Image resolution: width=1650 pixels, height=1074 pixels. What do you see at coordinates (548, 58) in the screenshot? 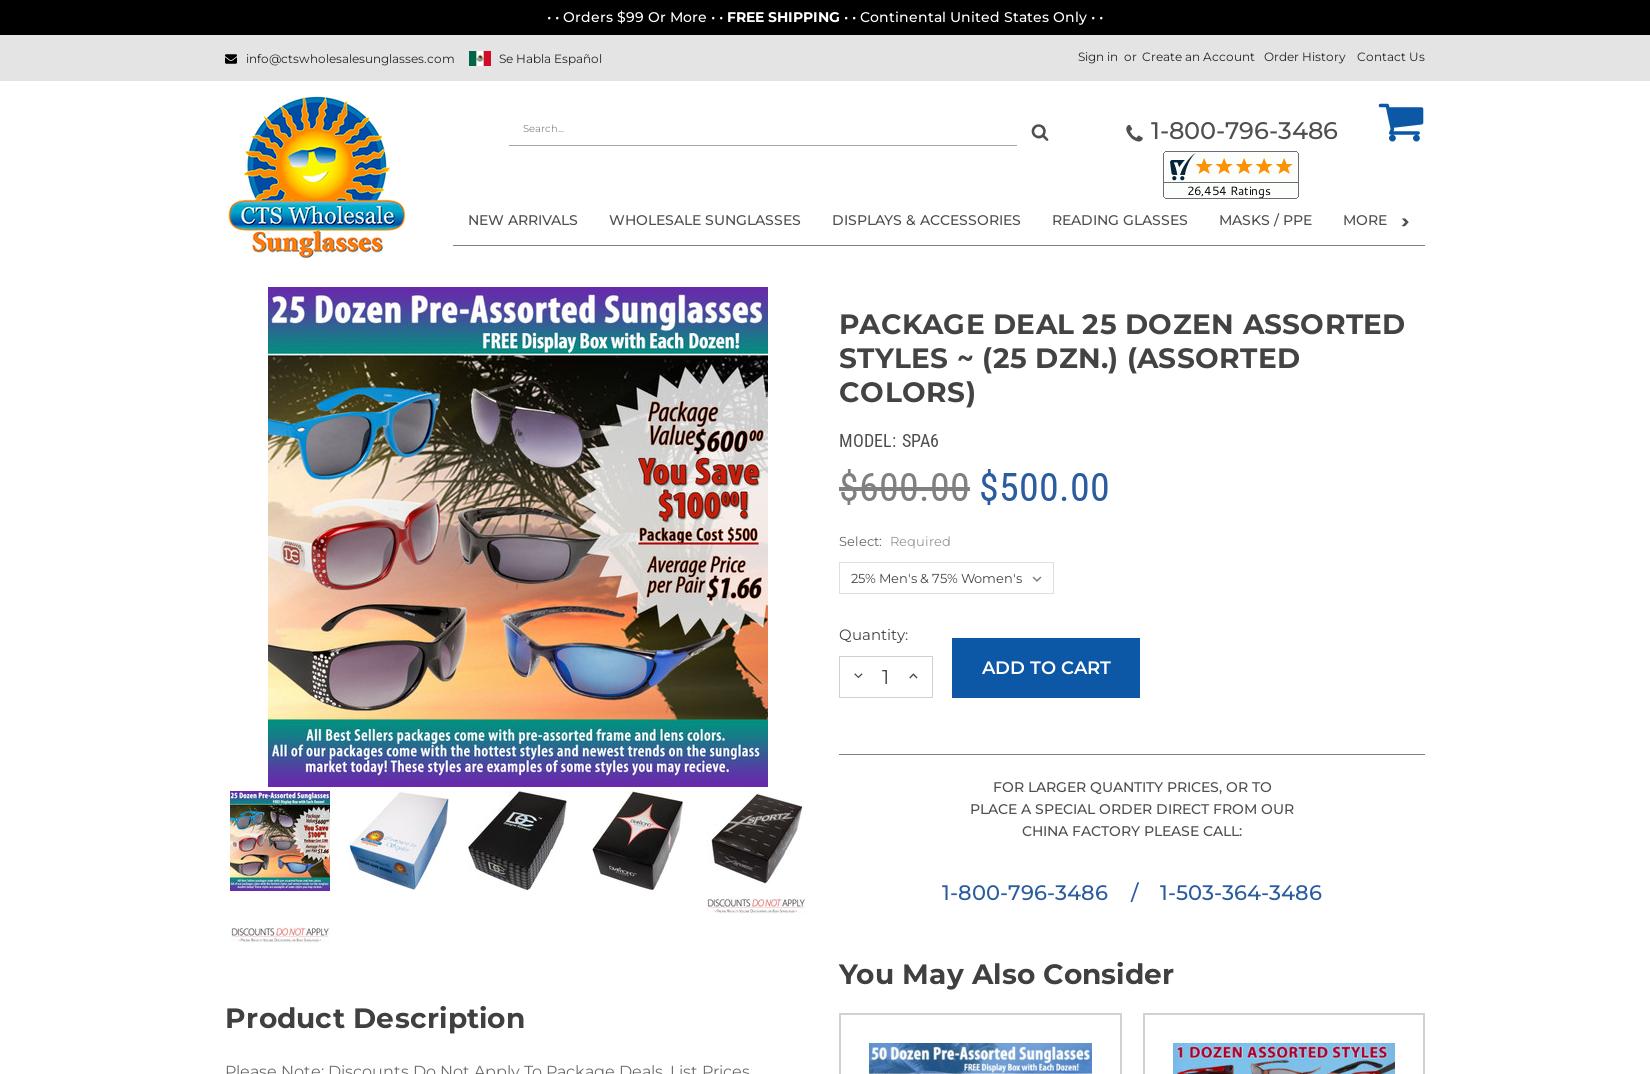
I see `'Se Habla Español'` at bounding box center [548, 58].